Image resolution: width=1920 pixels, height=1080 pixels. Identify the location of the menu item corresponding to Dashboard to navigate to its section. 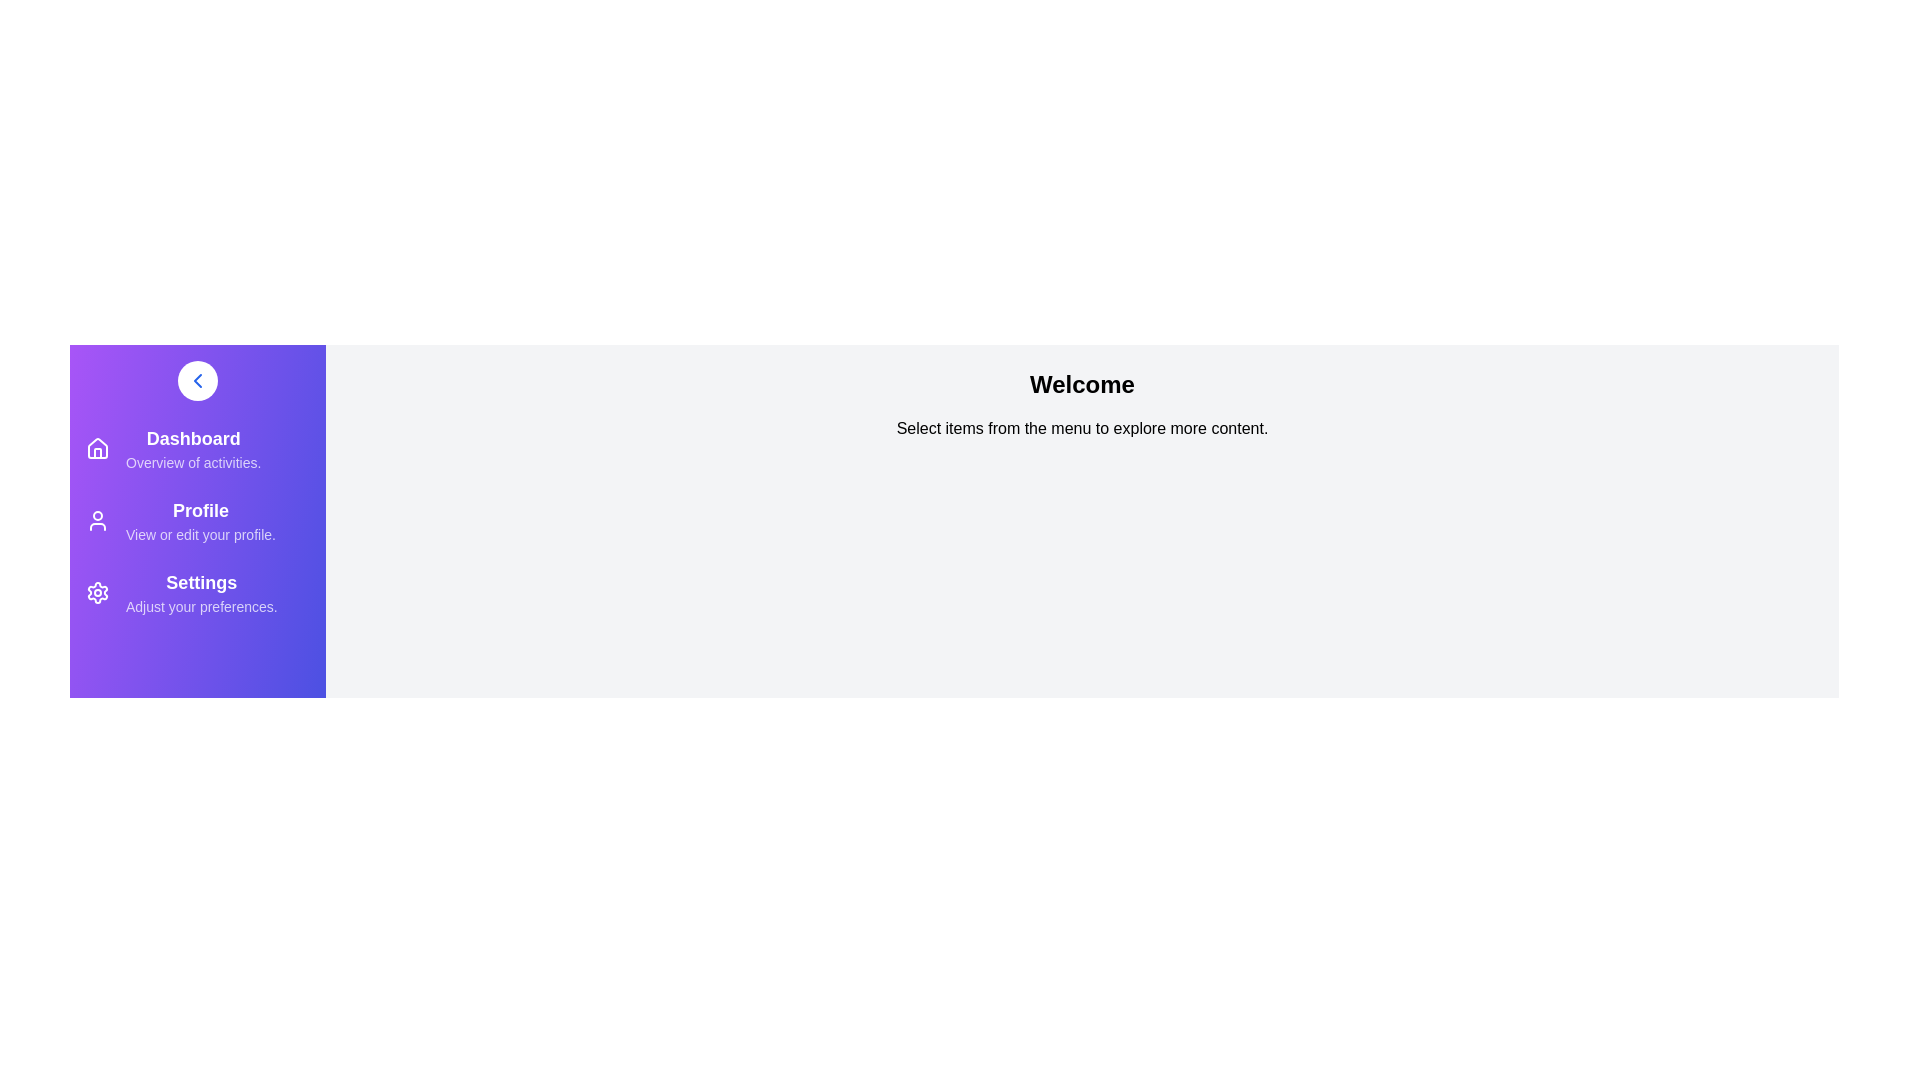
(197, 447).